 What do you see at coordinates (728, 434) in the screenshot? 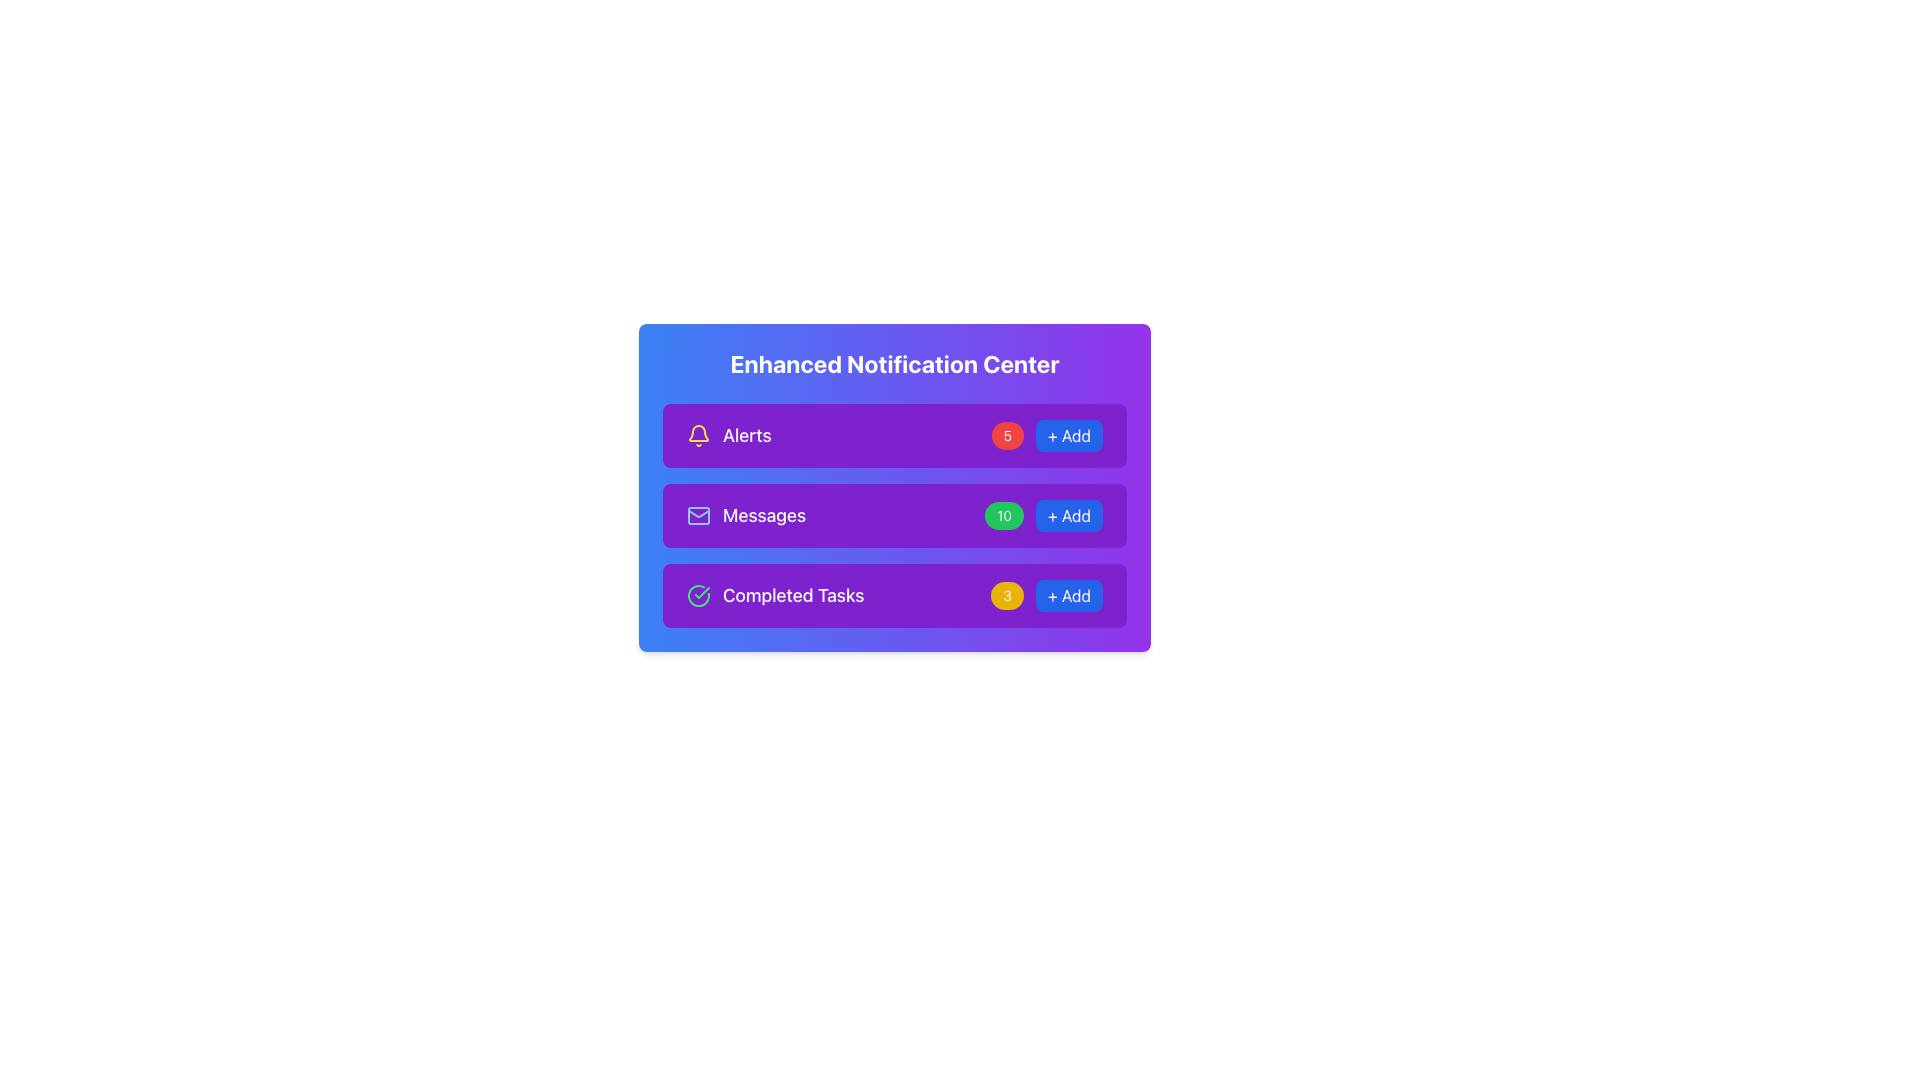
I see `the 'Alerts' text label in the notification center` at bounding box center [728, 434].